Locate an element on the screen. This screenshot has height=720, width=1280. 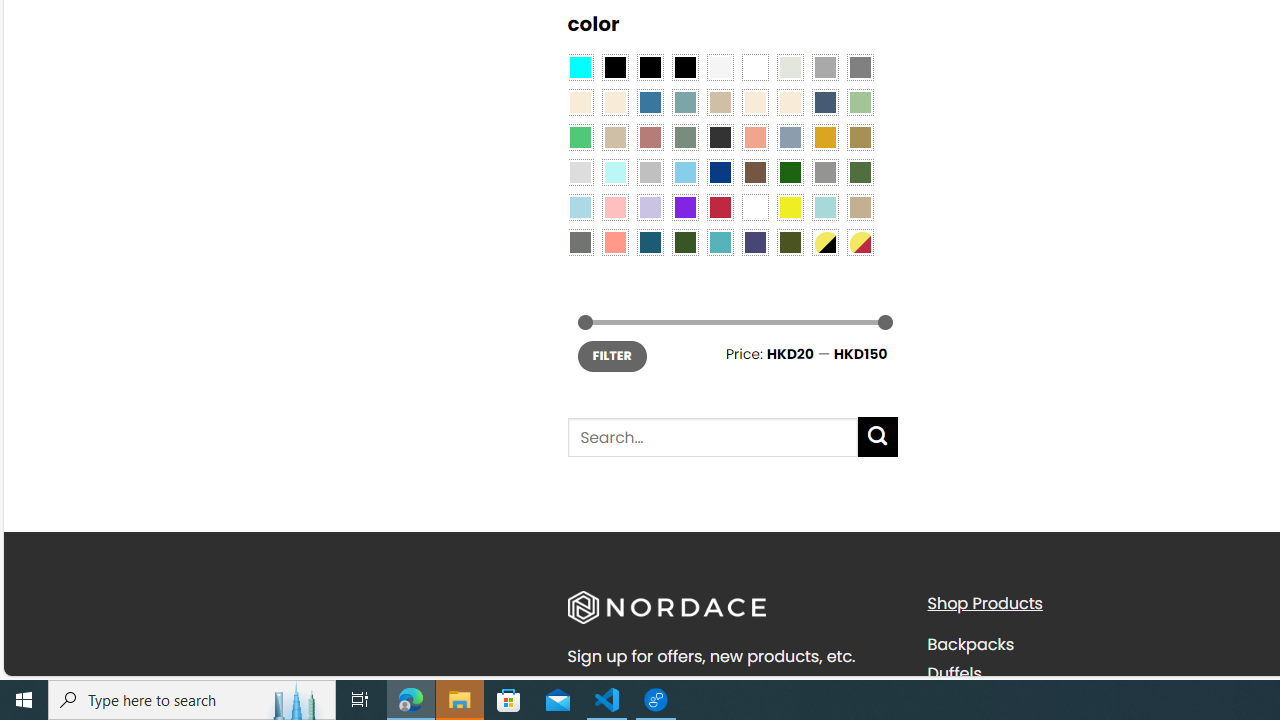
'Yellow-Red' is located at coordinates (860, 242).